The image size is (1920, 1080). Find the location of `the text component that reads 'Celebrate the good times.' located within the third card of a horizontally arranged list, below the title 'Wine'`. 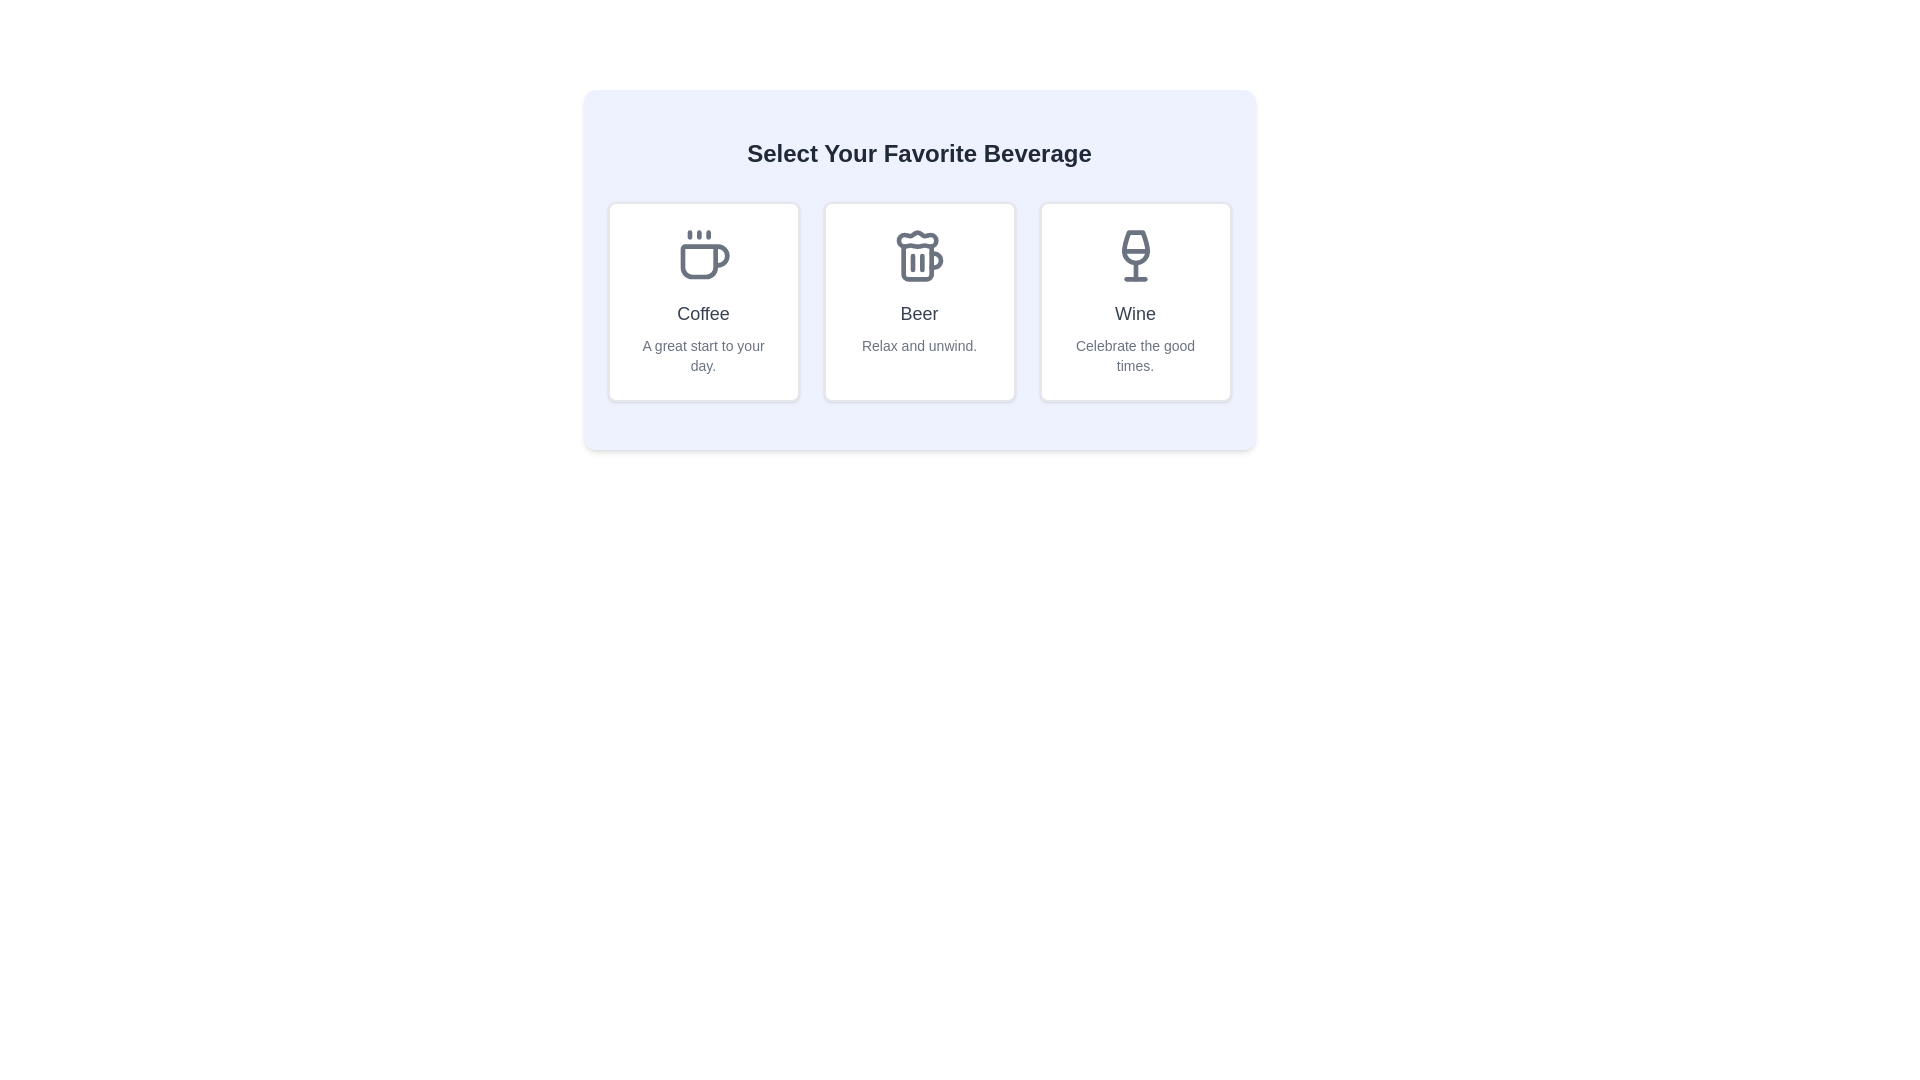

the text component that reads 'Celebrate the good times.' located within the third card of a horizontally arranged list, below the title 'Wine' is located at coordinates (1135, 354).